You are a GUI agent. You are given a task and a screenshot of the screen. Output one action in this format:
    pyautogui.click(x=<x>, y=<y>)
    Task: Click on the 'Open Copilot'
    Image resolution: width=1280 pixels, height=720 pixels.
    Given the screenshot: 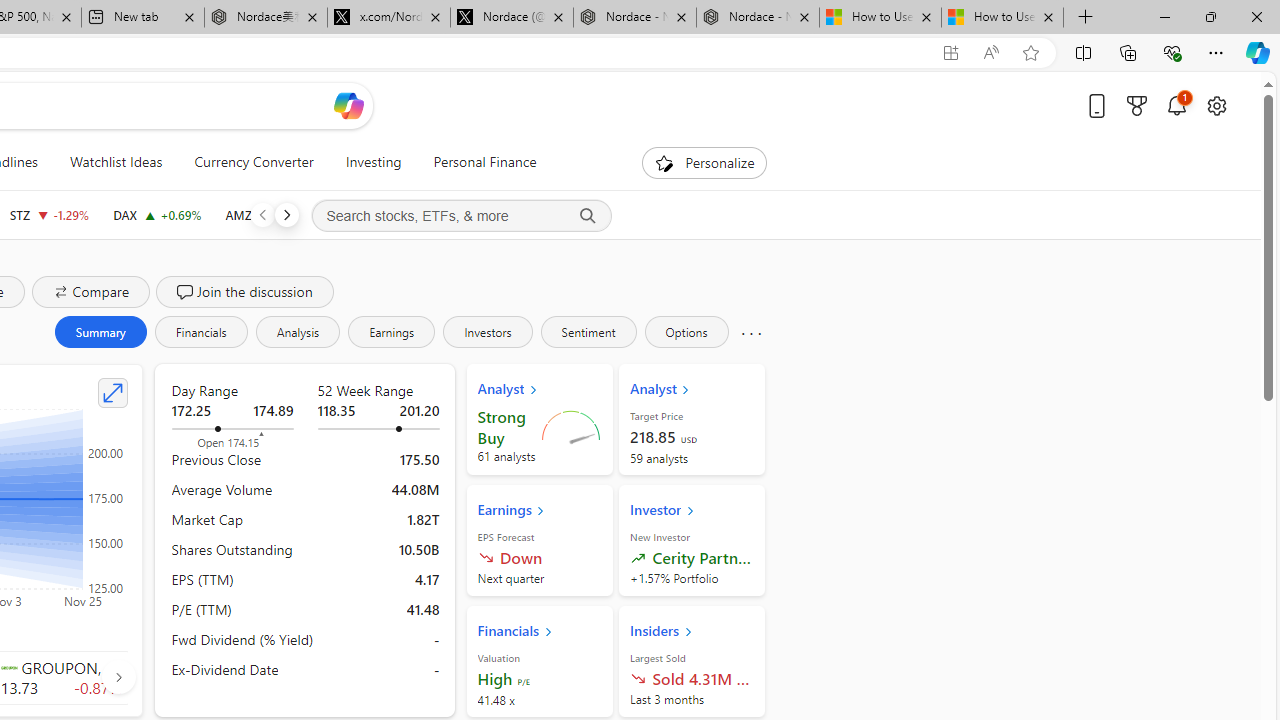 What is the action you would take?
    pyautogui.click(x=348, y=105)
    